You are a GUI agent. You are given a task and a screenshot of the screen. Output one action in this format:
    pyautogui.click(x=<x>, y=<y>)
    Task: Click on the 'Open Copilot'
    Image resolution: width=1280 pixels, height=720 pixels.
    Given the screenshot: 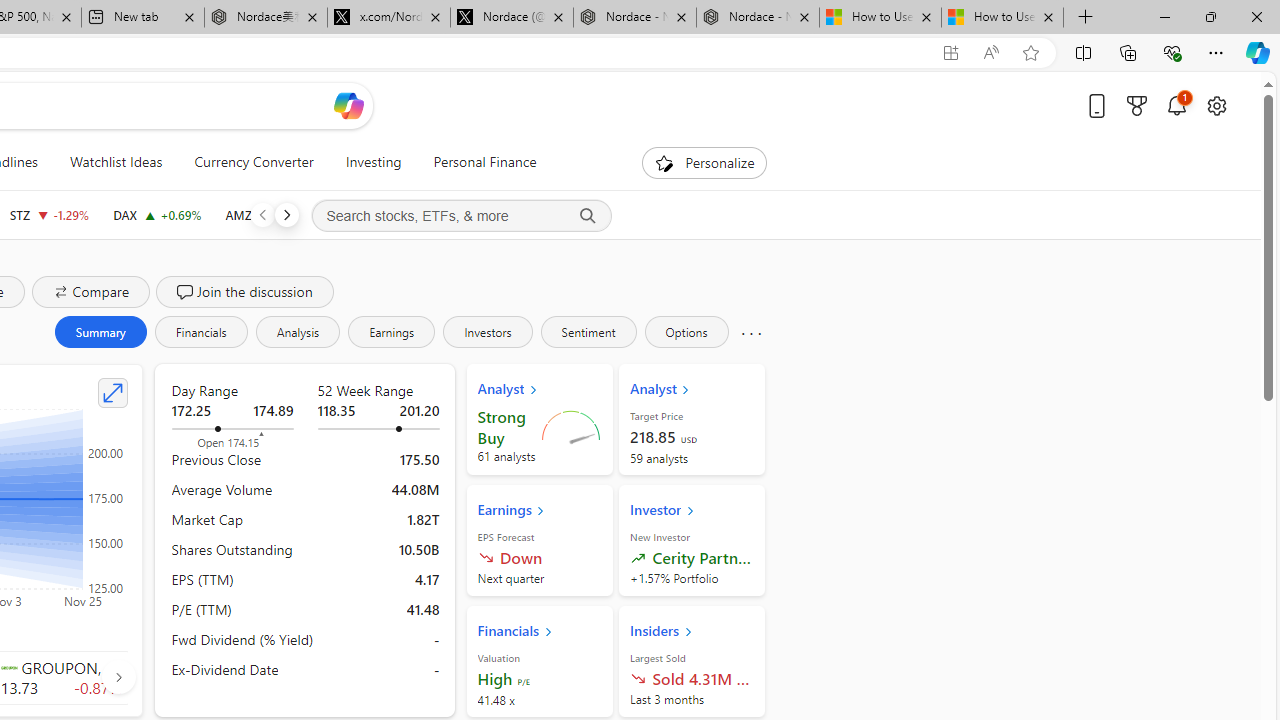 What is the action you would take?
    pyautogui.click(x=348, y=105)
    